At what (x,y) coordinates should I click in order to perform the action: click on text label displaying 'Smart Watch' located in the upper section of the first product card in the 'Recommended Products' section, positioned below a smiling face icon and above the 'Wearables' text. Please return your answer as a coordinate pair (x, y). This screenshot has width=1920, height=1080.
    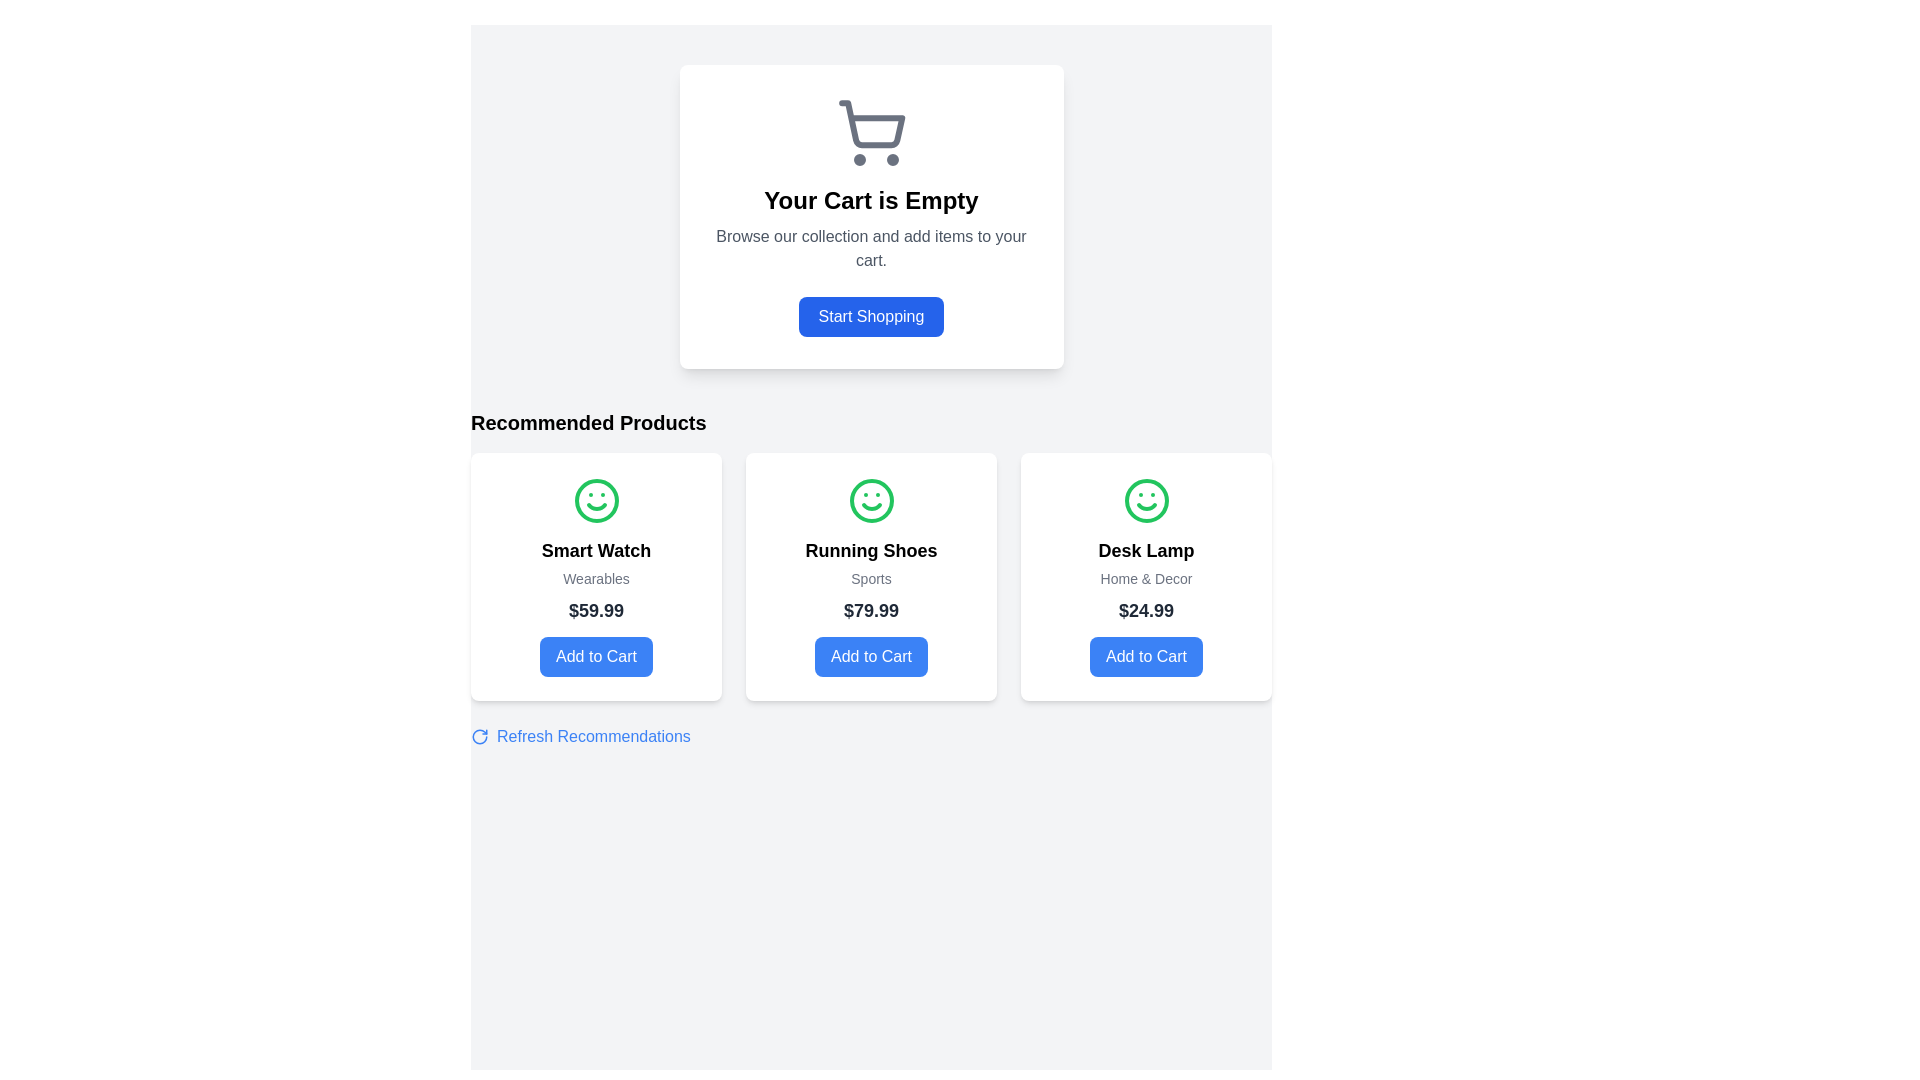
    Looking at the image, I should click on (595, 551).